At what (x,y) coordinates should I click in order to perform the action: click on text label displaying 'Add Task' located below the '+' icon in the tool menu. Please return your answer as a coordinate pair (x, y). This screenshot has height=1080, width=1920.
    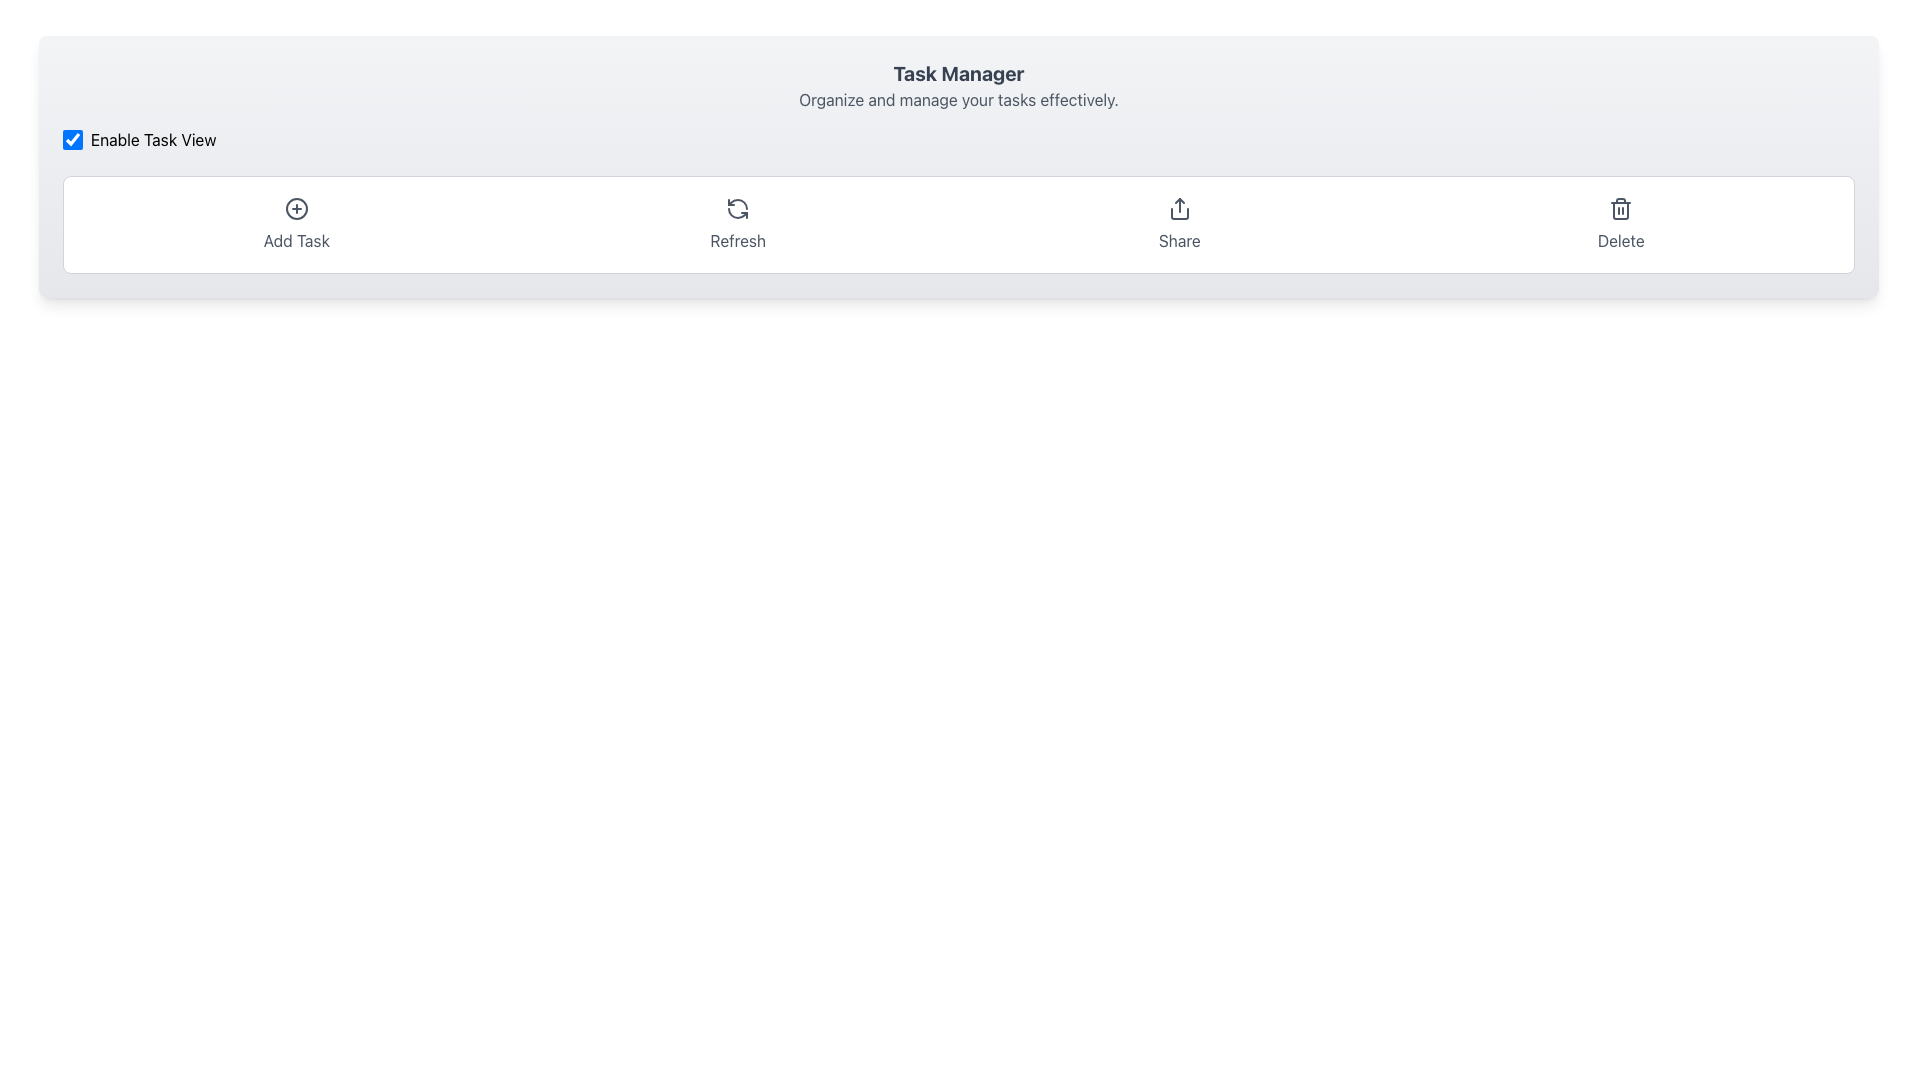
    Looking at the image, I should click on (295, 239).